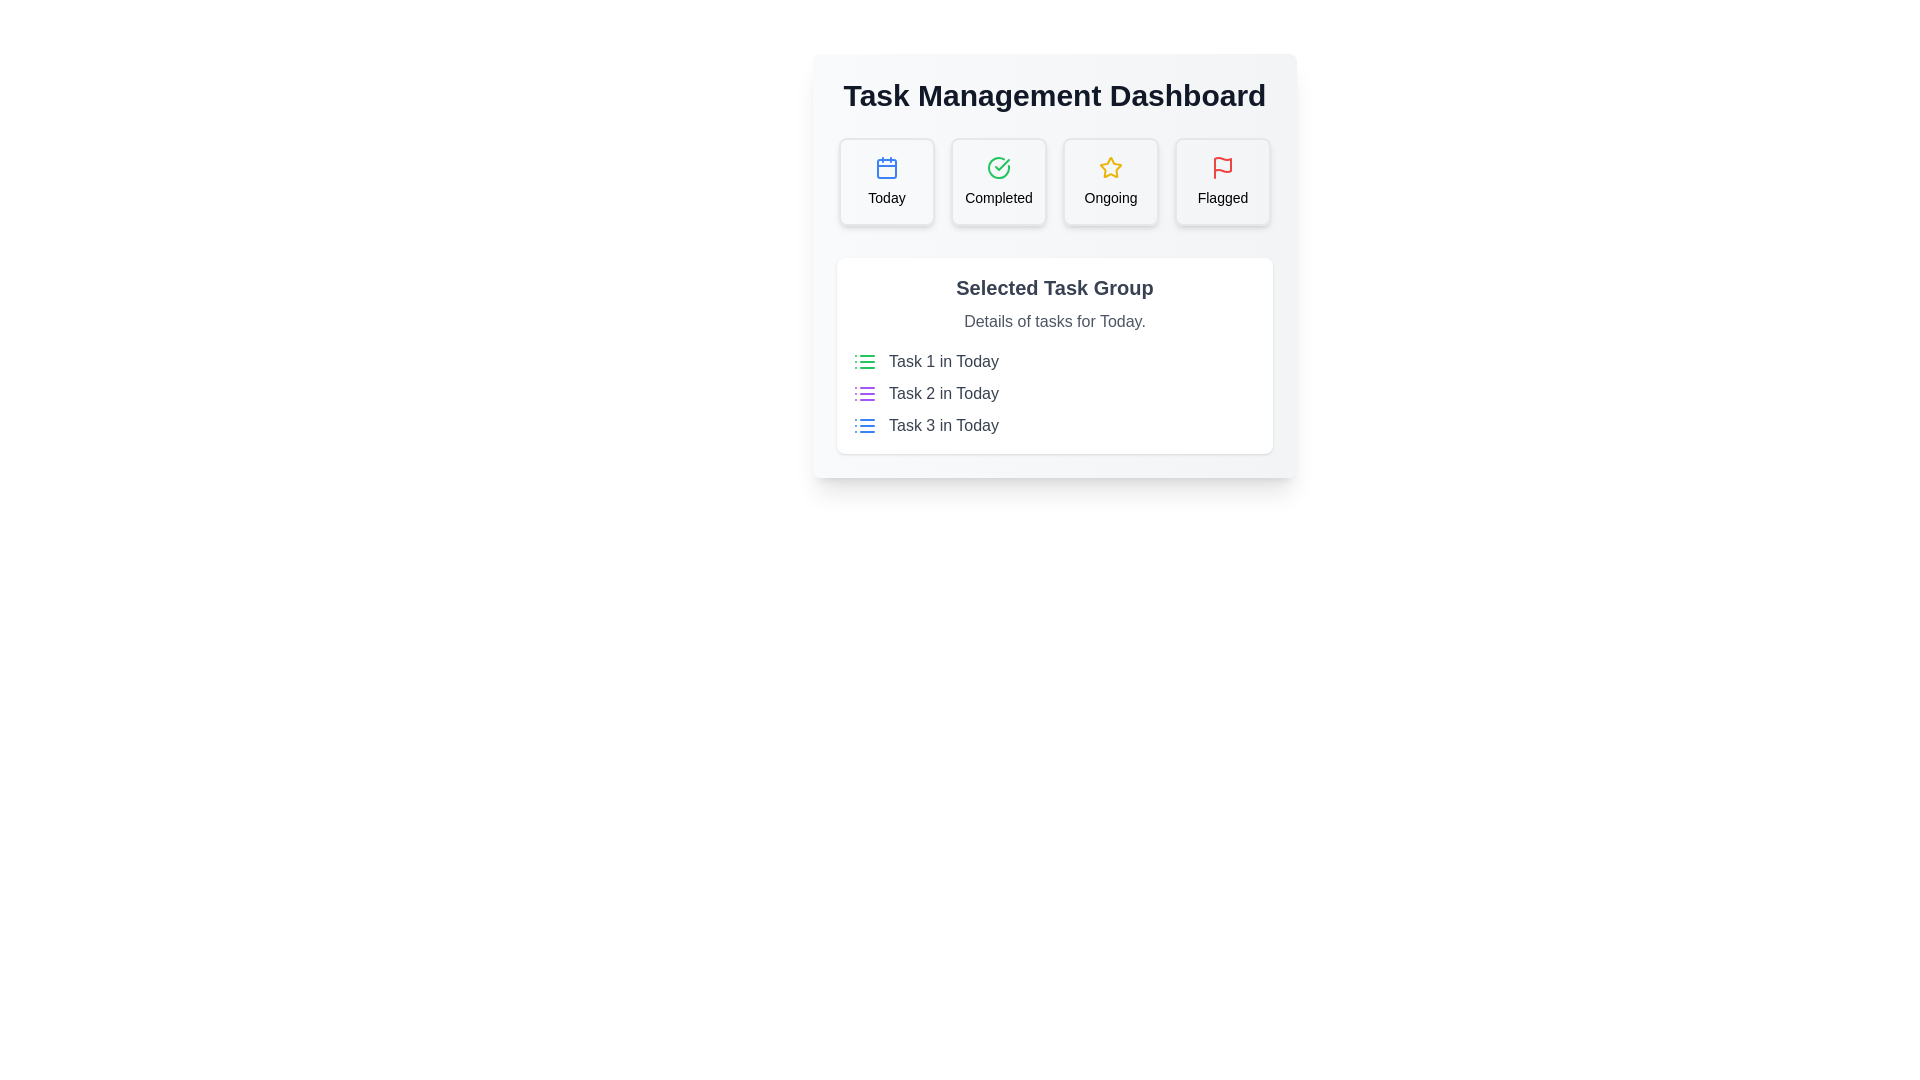 The image size is (1920, 1080). What do you see at coordinates (886, 167) in the screenshot?
I see `the blue-outlined calendar icon located in the Task Management Dashboard, which is the leftmost icon in the row of task group selectors directly above the text 'Today'` at bounding box center [886, 167].